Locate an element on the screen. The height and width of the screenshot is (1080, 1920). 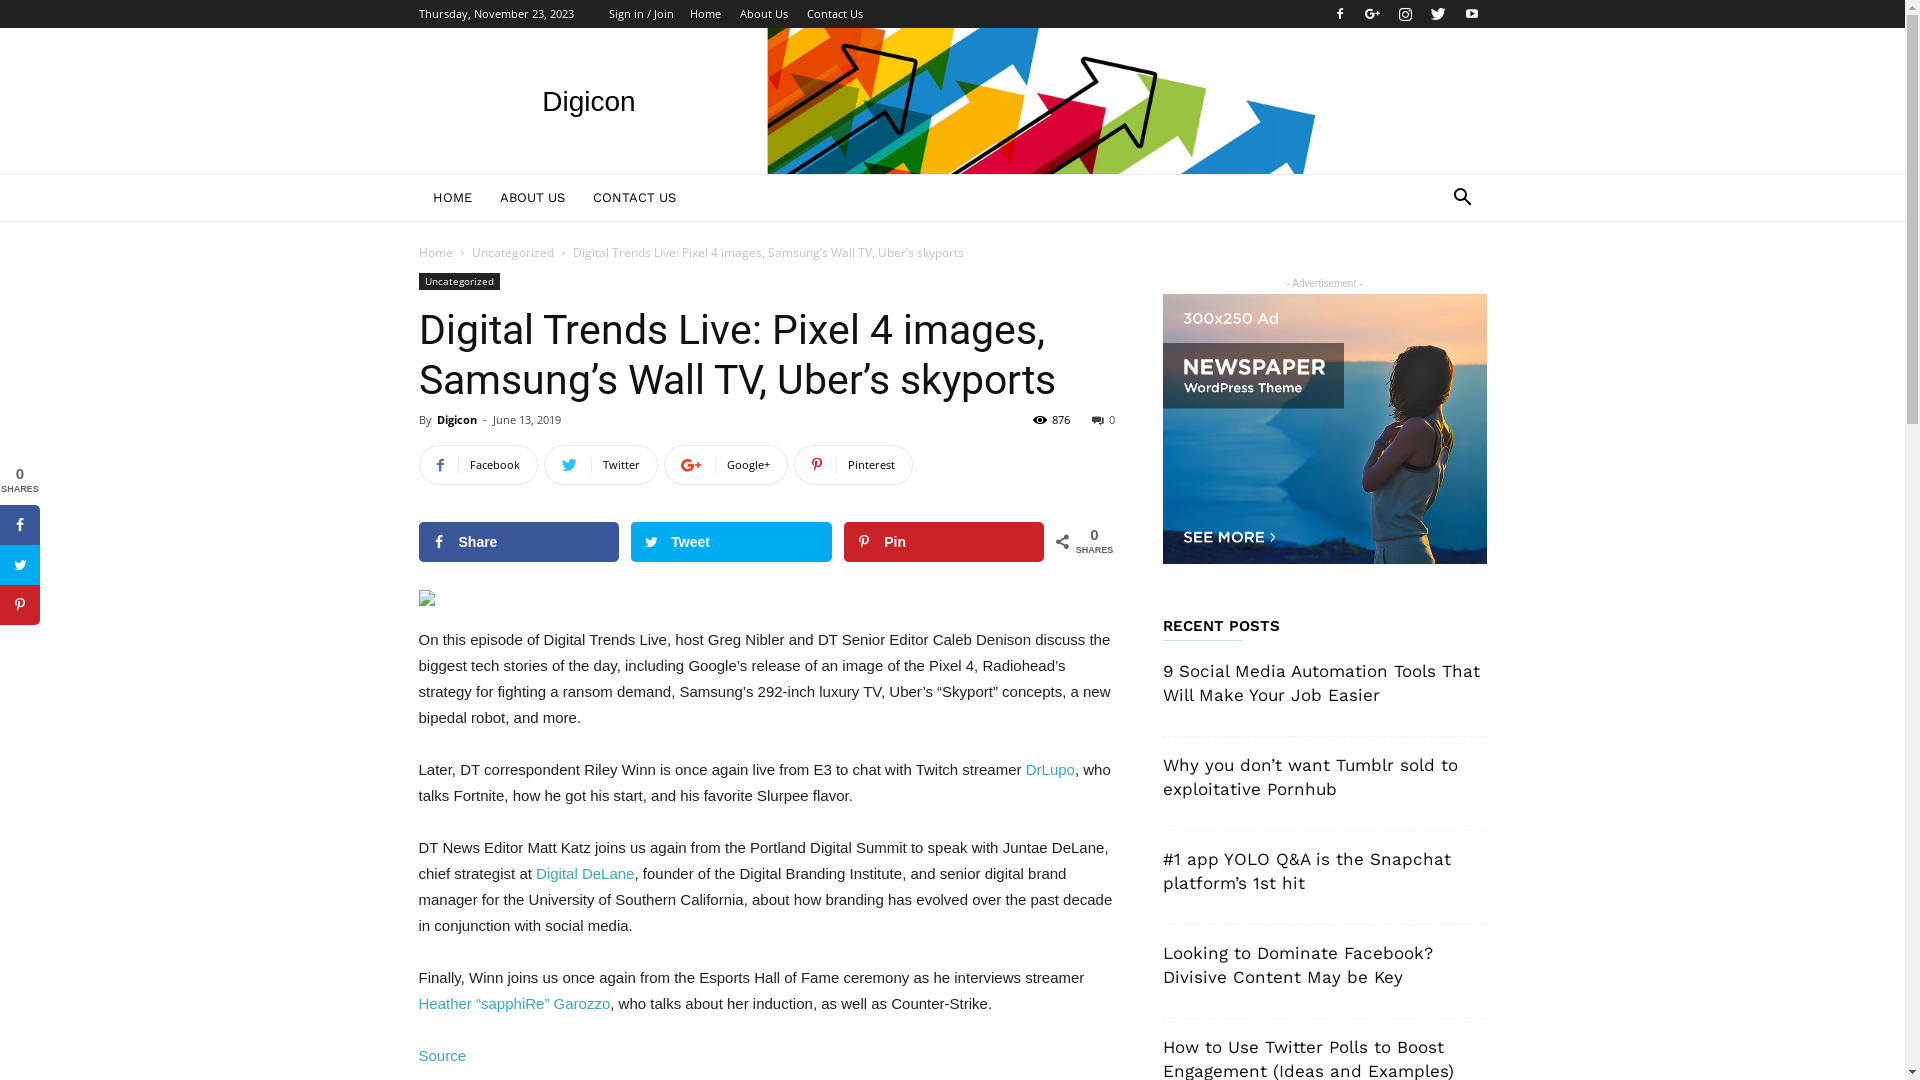
'Share' is located at coordinates (416, 542).